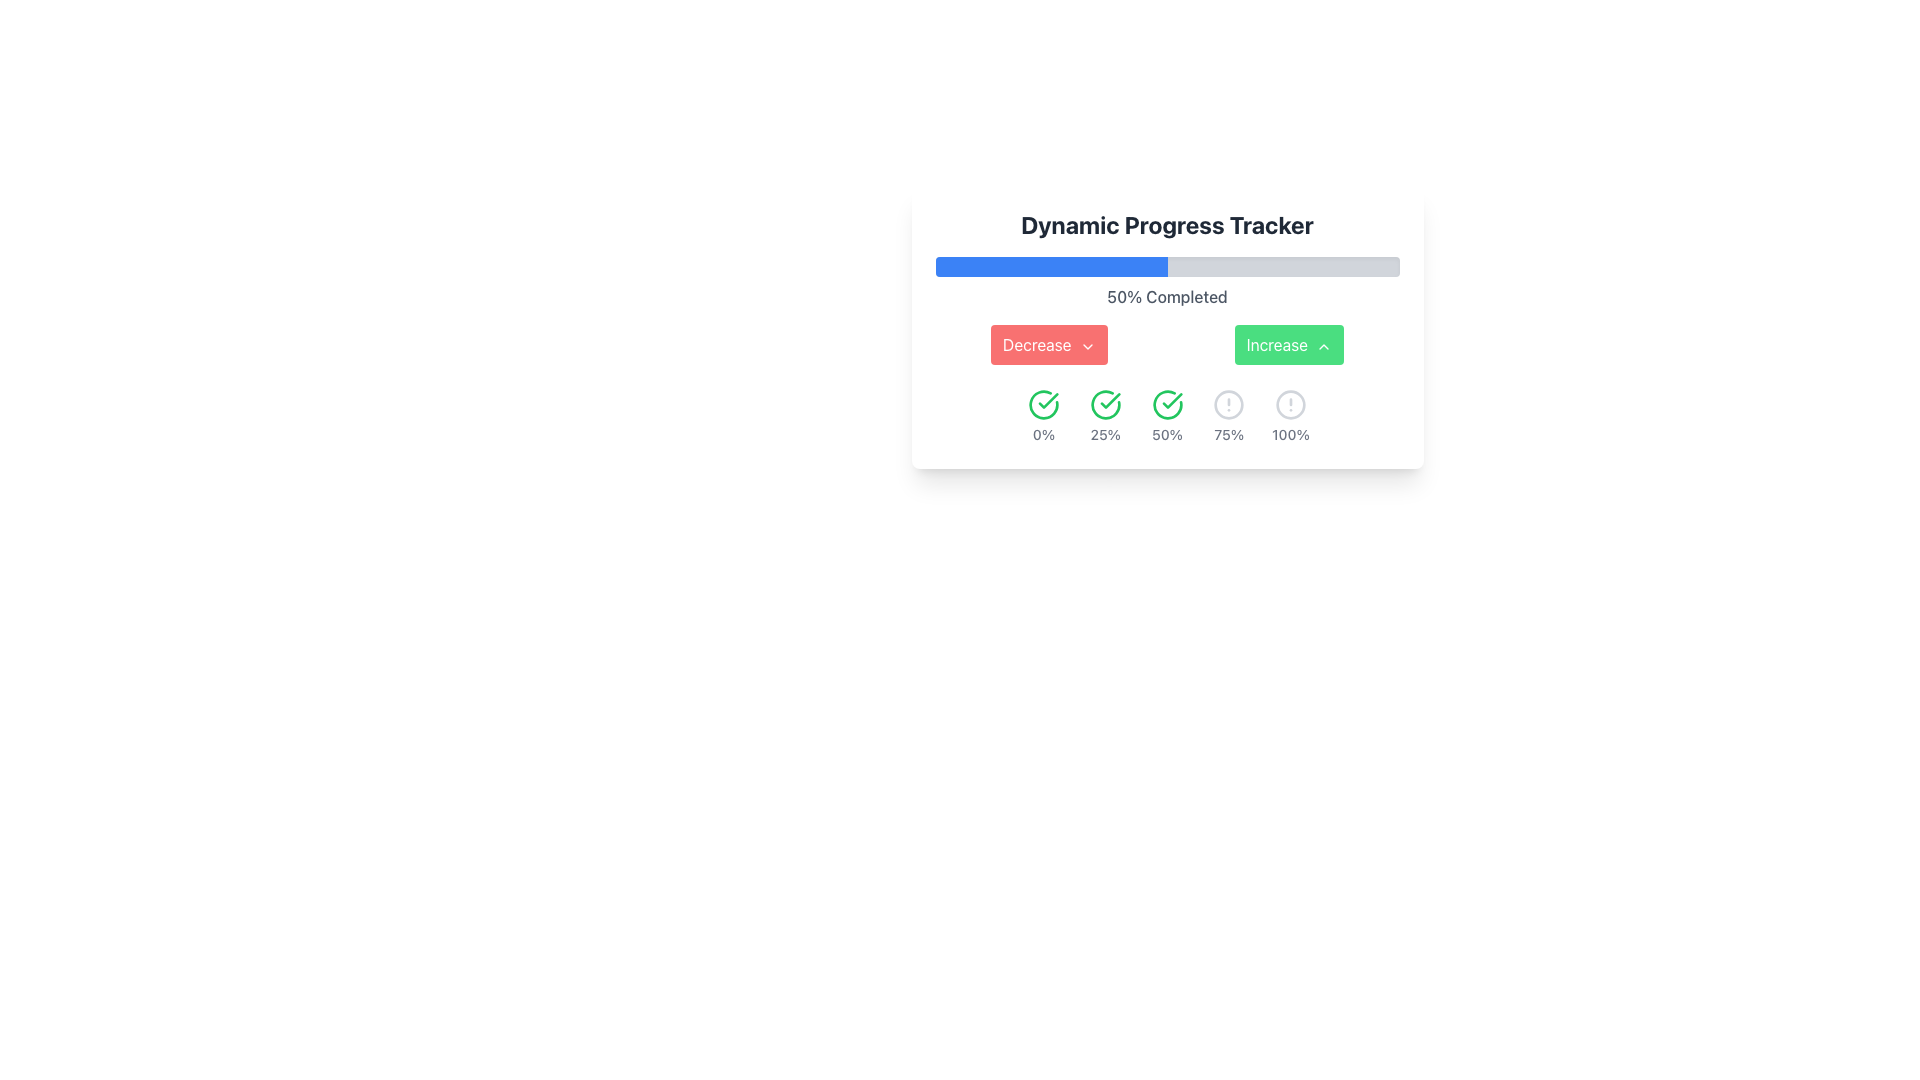 The height and width of the screenshot is (1080, 1920). I want to click on the blue rectangular progress bar with rounded corners, which is part of the 'Dynamic Progress Tracker' interface and indicates progress, so click(1050, 265).